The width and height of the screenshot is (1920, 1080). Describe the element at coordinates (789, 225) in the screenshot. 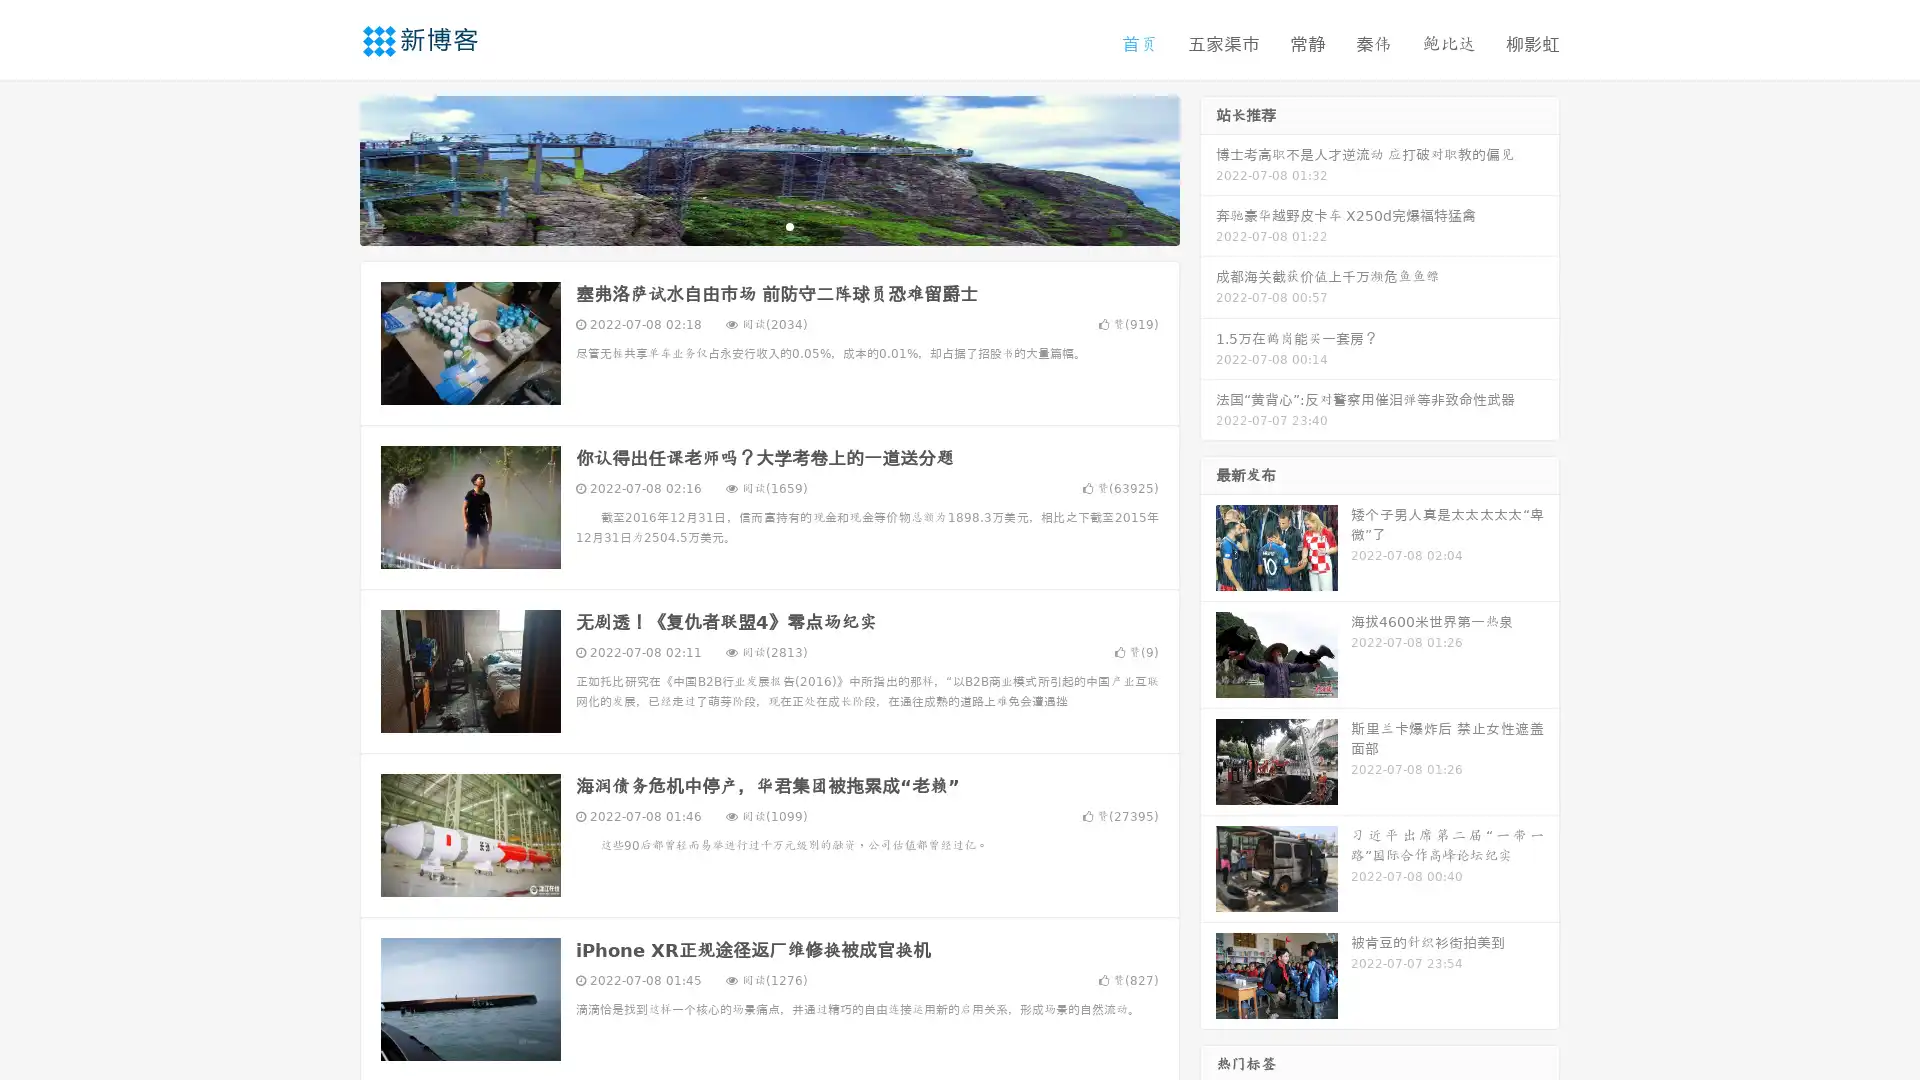

I see `Go to slide 3` at that location.